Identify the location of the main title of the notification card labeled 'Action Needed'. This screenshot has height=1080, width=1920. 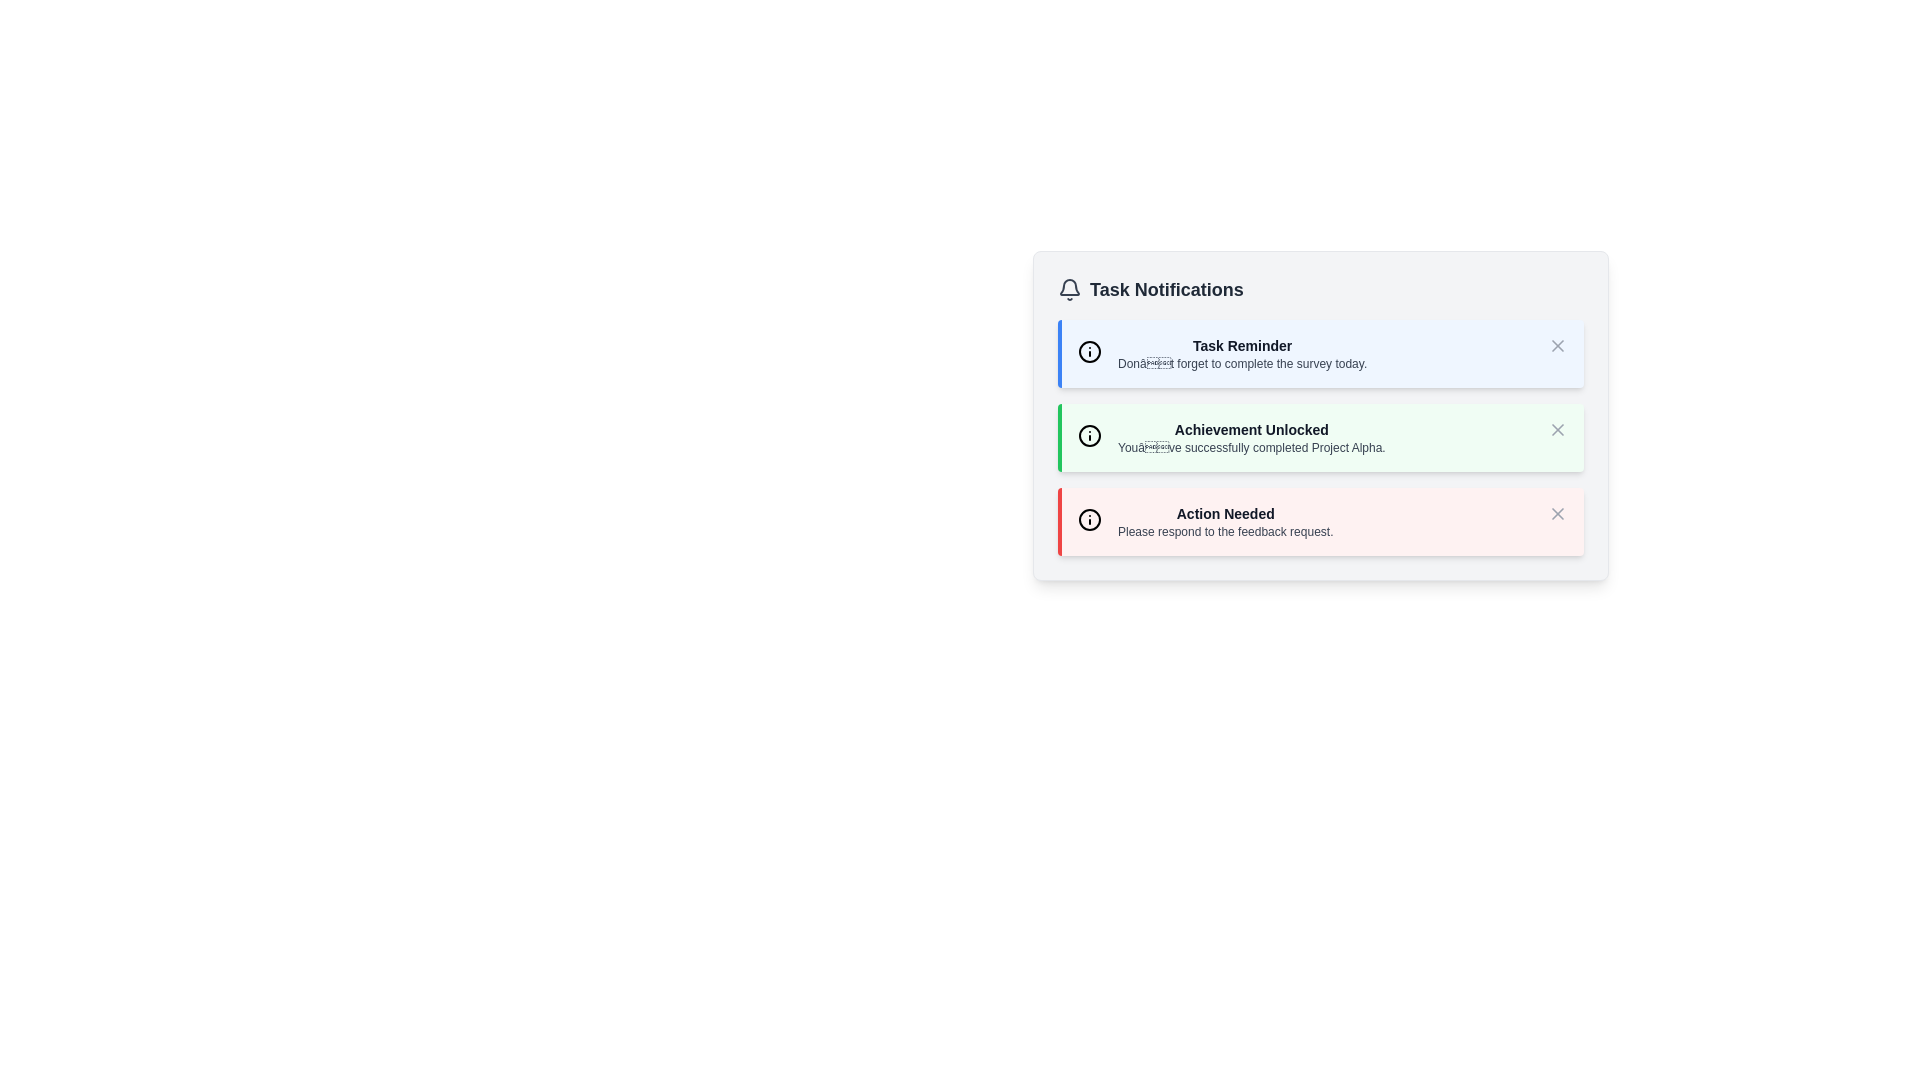
(1224, 512).